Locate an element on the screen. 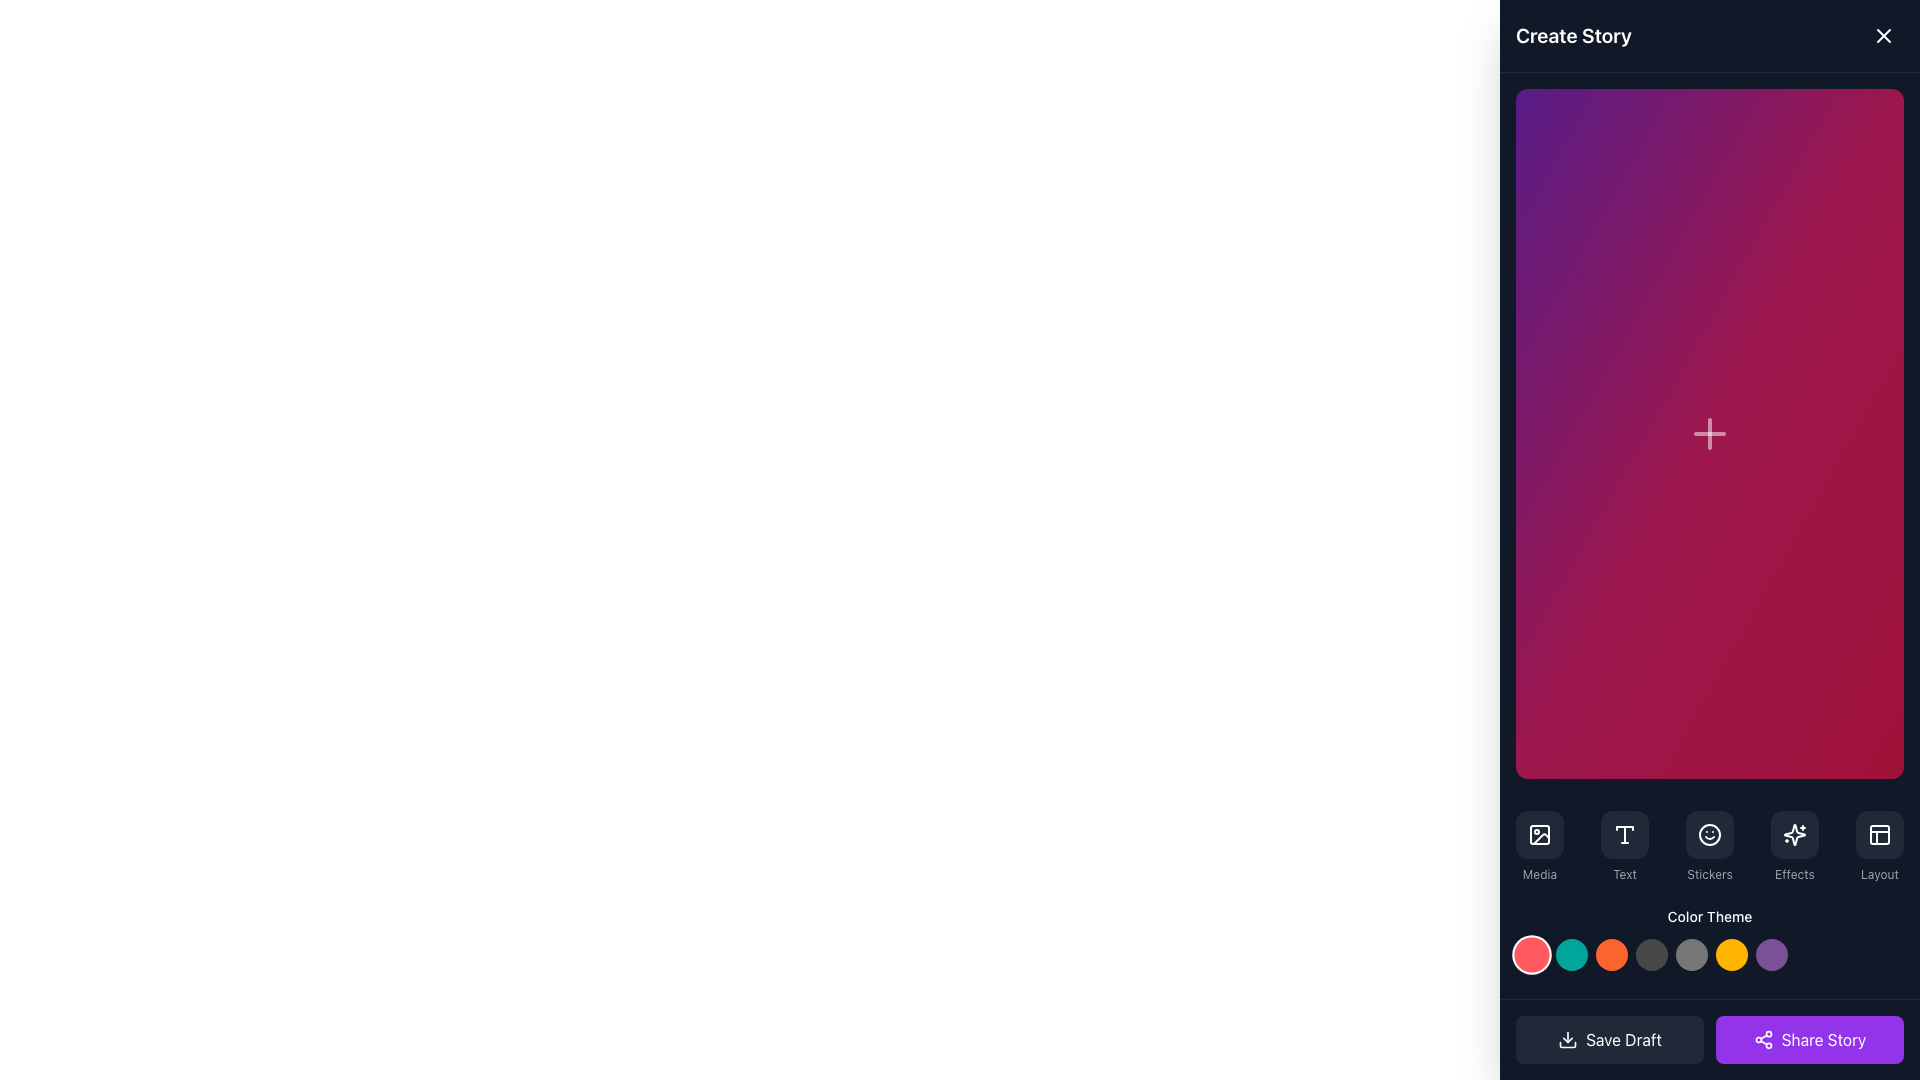 The width and height of the screenshot is (1920, 1080). the text label displaying the word 'Media', which is styled in a small light gray font and is positioned below the media icon in the bottom left toolbar is located at coordinates (1539, 873).